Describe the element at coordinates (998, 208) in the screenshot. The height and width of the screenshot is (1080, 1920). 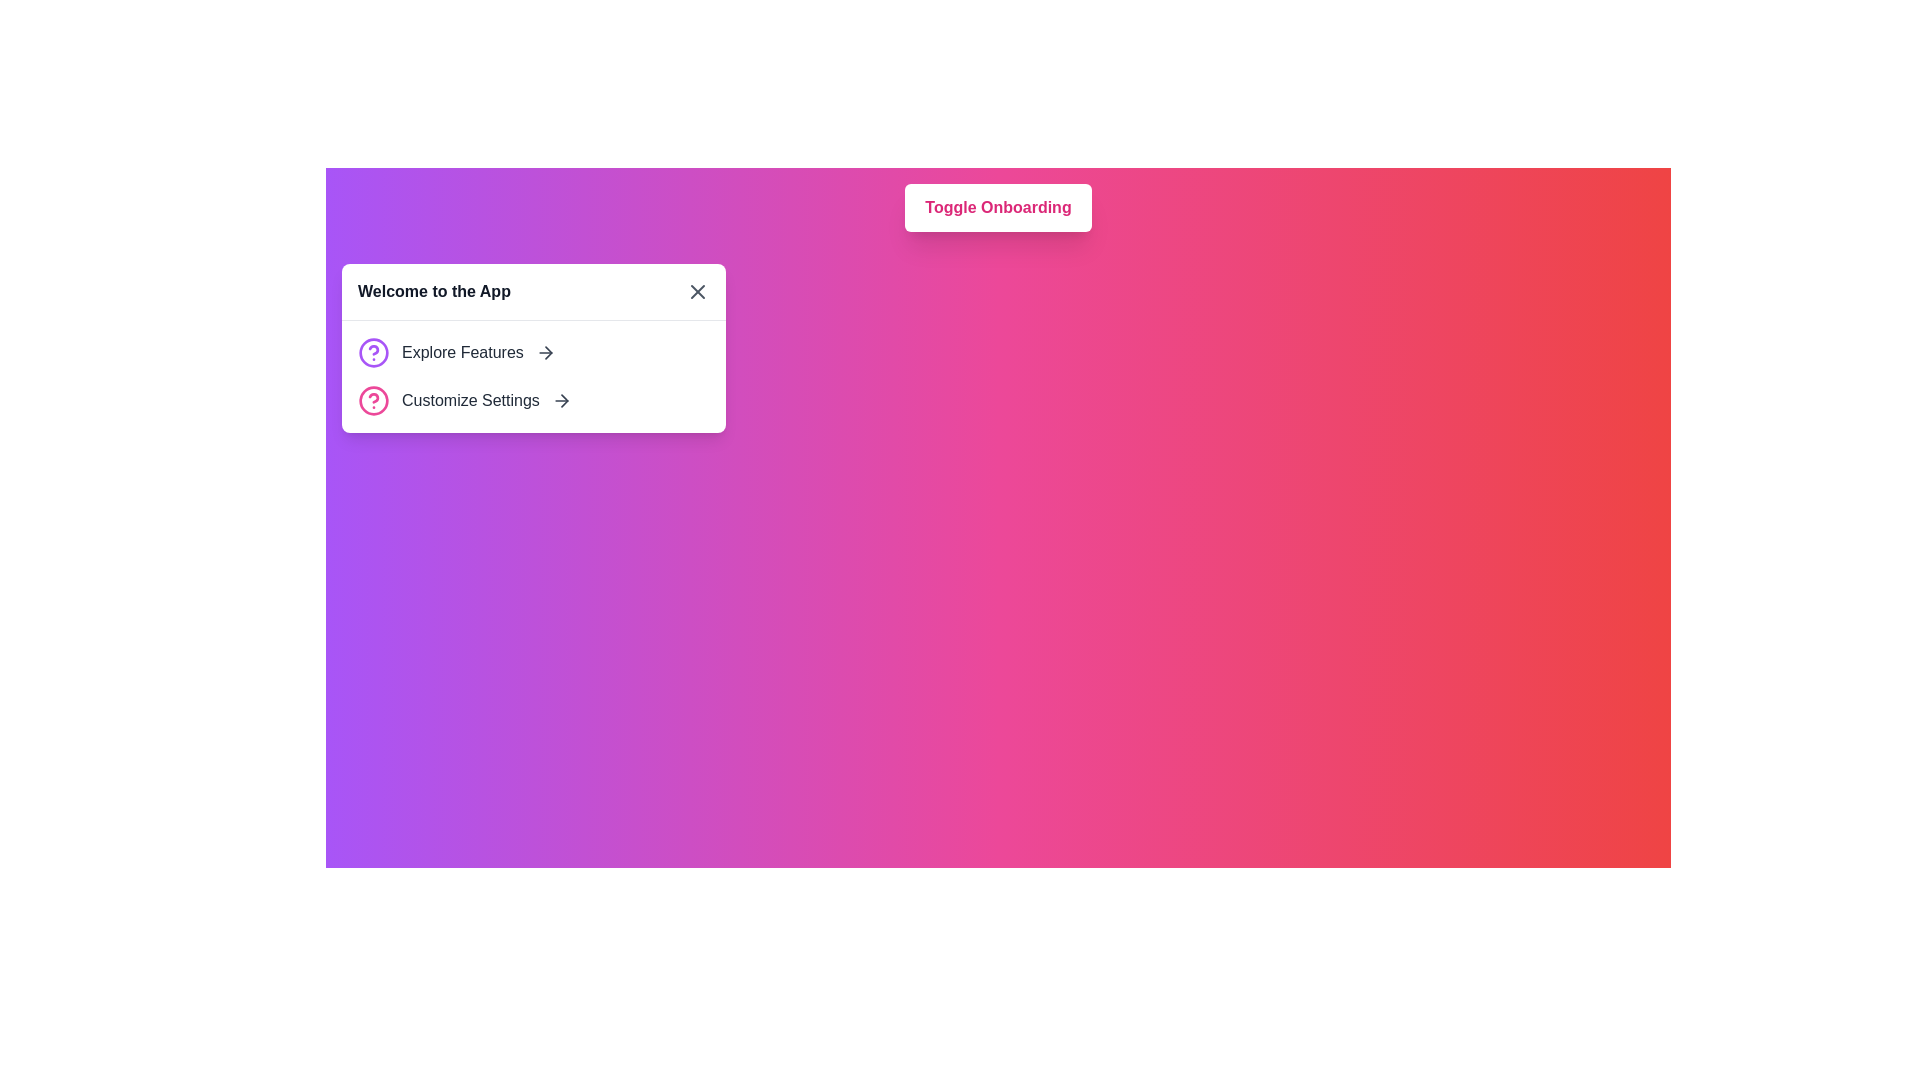
I see `the 'Toggle Onboarding' button, which has a white background and pink bold text, located slightly below the top of the interface` at that location.